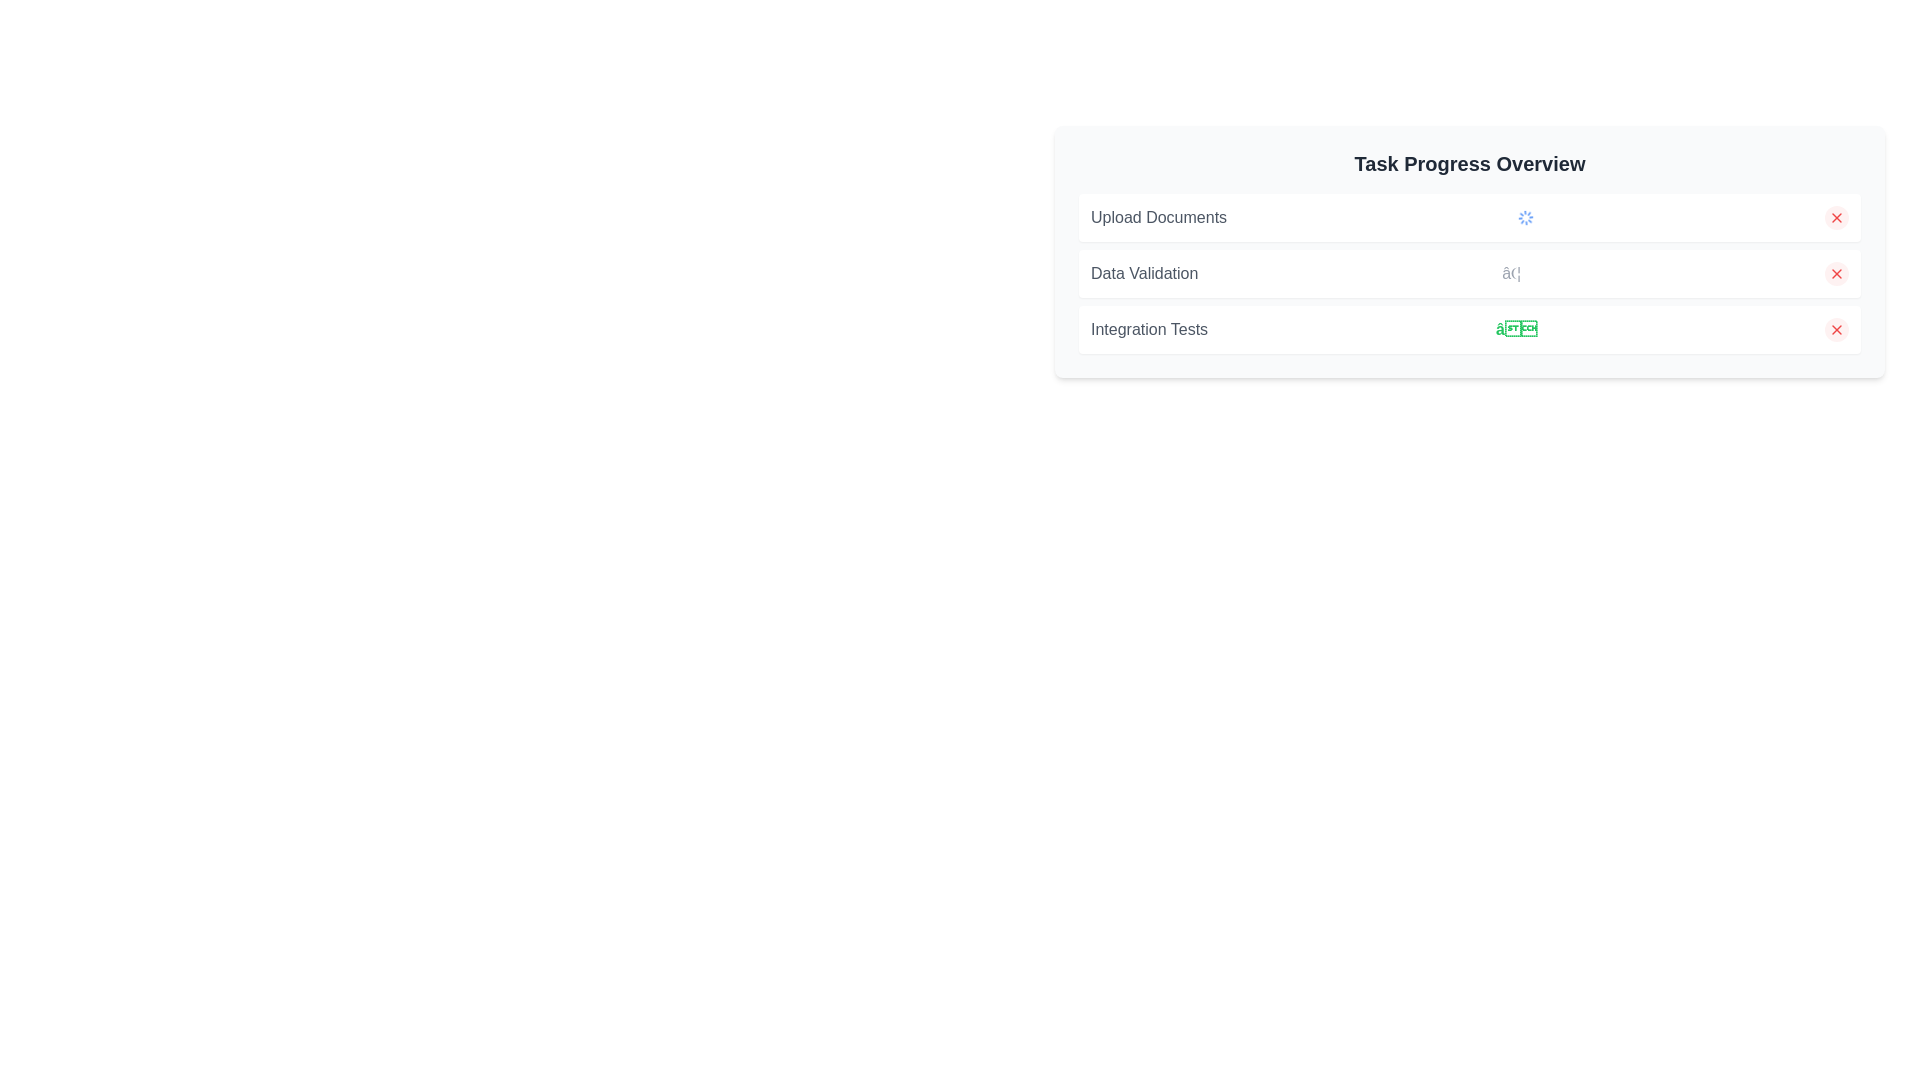 This screenshot has height=1080, width=1920. I want to click on the 'delete' button in the 'Data Validation' section of the 'Task Progress Overview', so click(1837, 273).